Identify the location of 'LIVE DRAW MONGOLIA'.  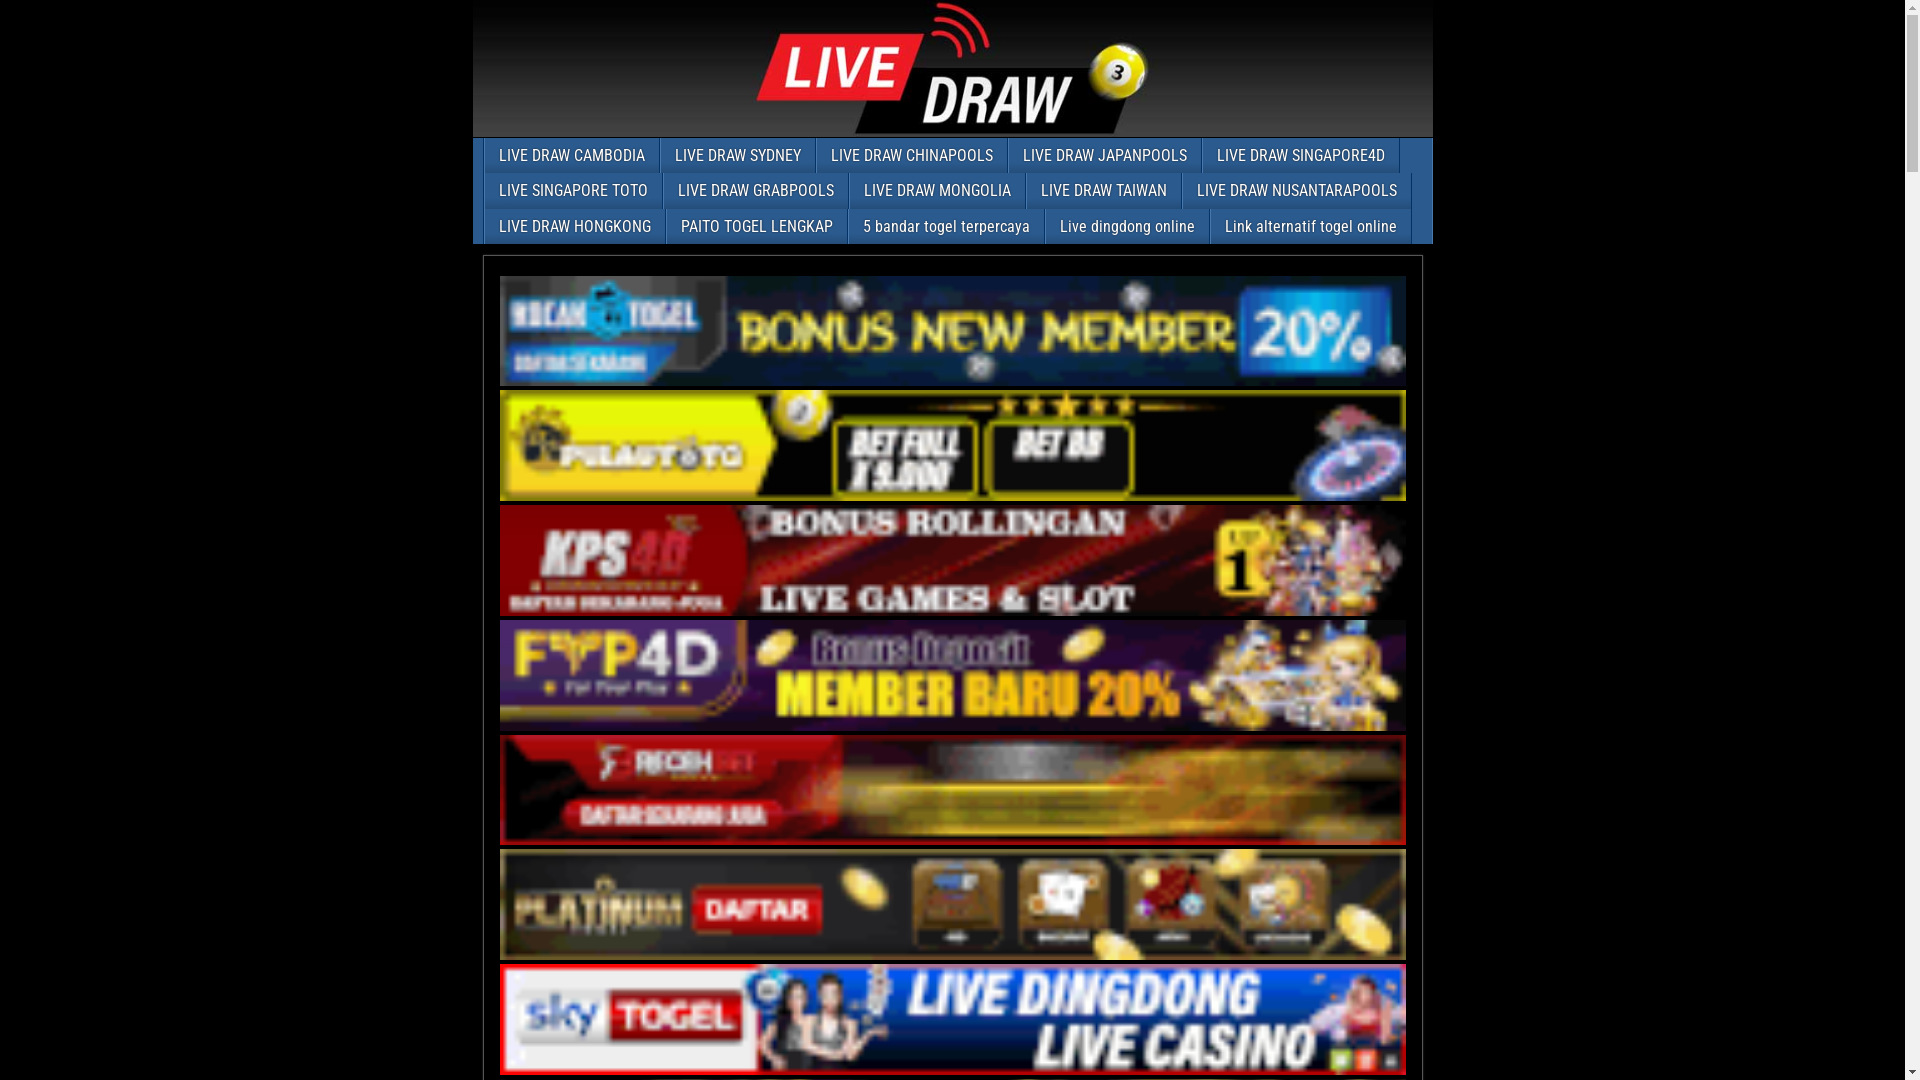
(936, 190).